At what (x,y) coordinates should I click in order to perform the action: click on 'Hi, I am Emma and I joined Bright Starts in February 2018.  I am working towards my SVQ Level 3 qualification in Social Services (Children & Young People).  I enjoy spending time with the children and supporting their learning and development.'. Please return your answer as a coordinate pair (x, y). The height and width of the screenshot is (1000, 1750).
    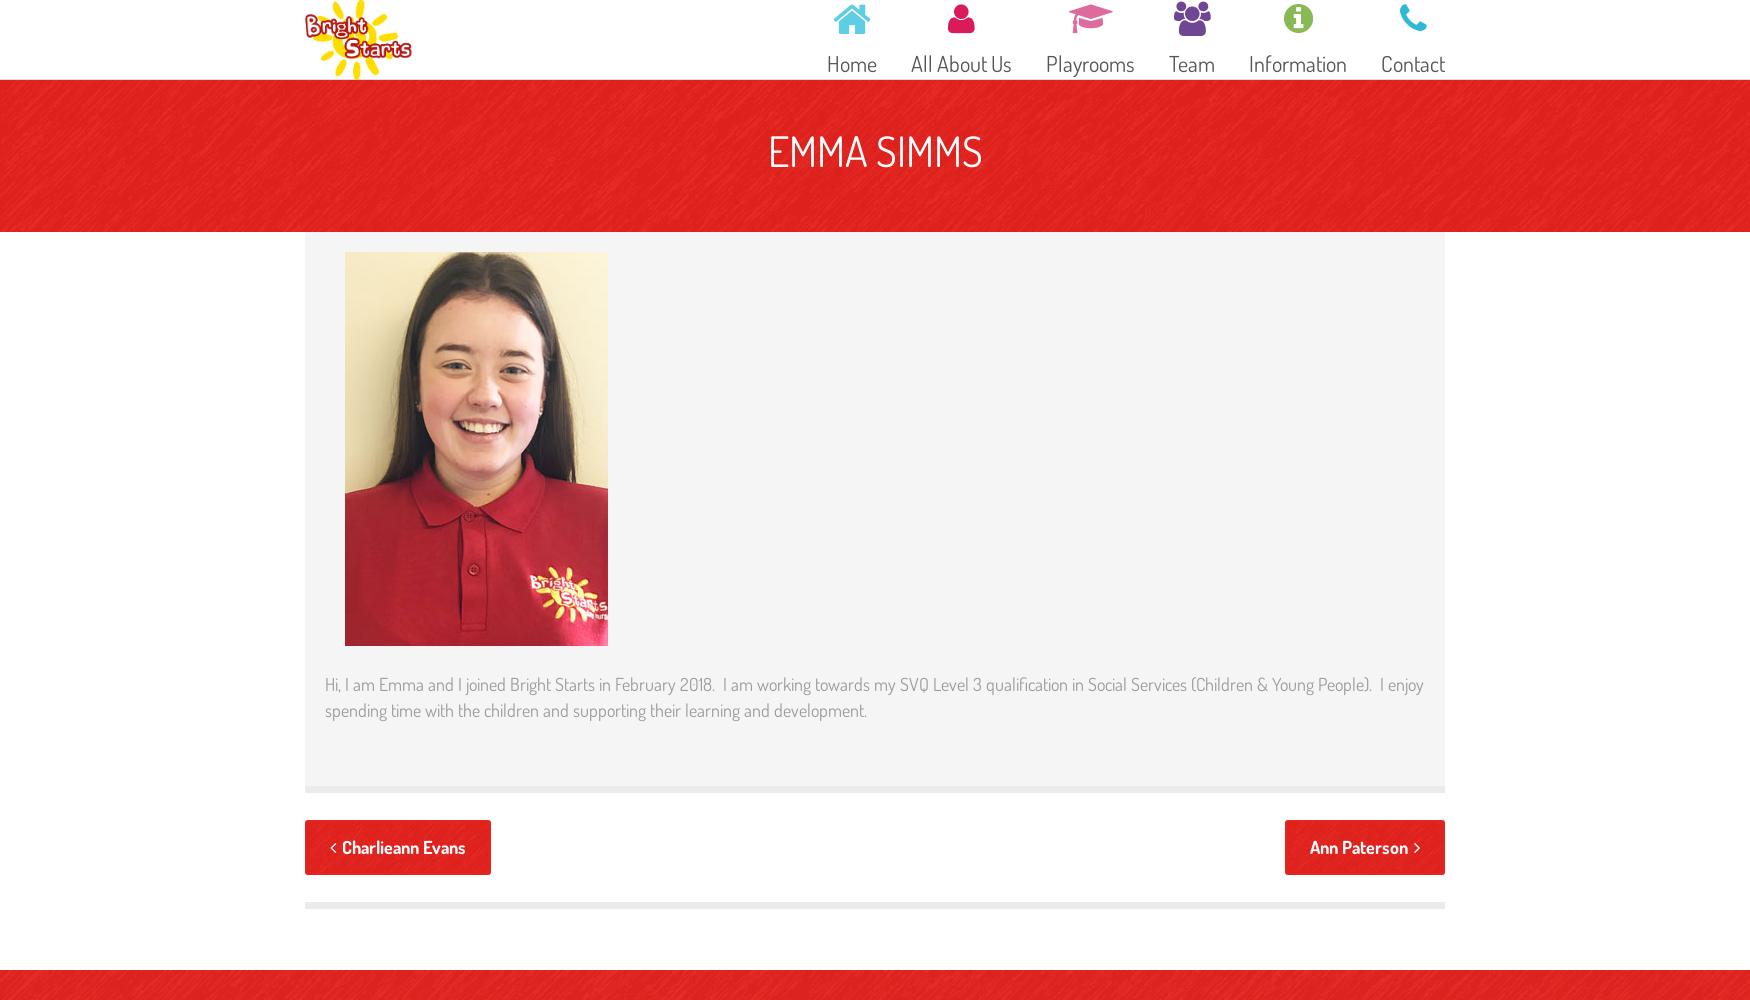
    Looking at the image, I should click on (874, 696).